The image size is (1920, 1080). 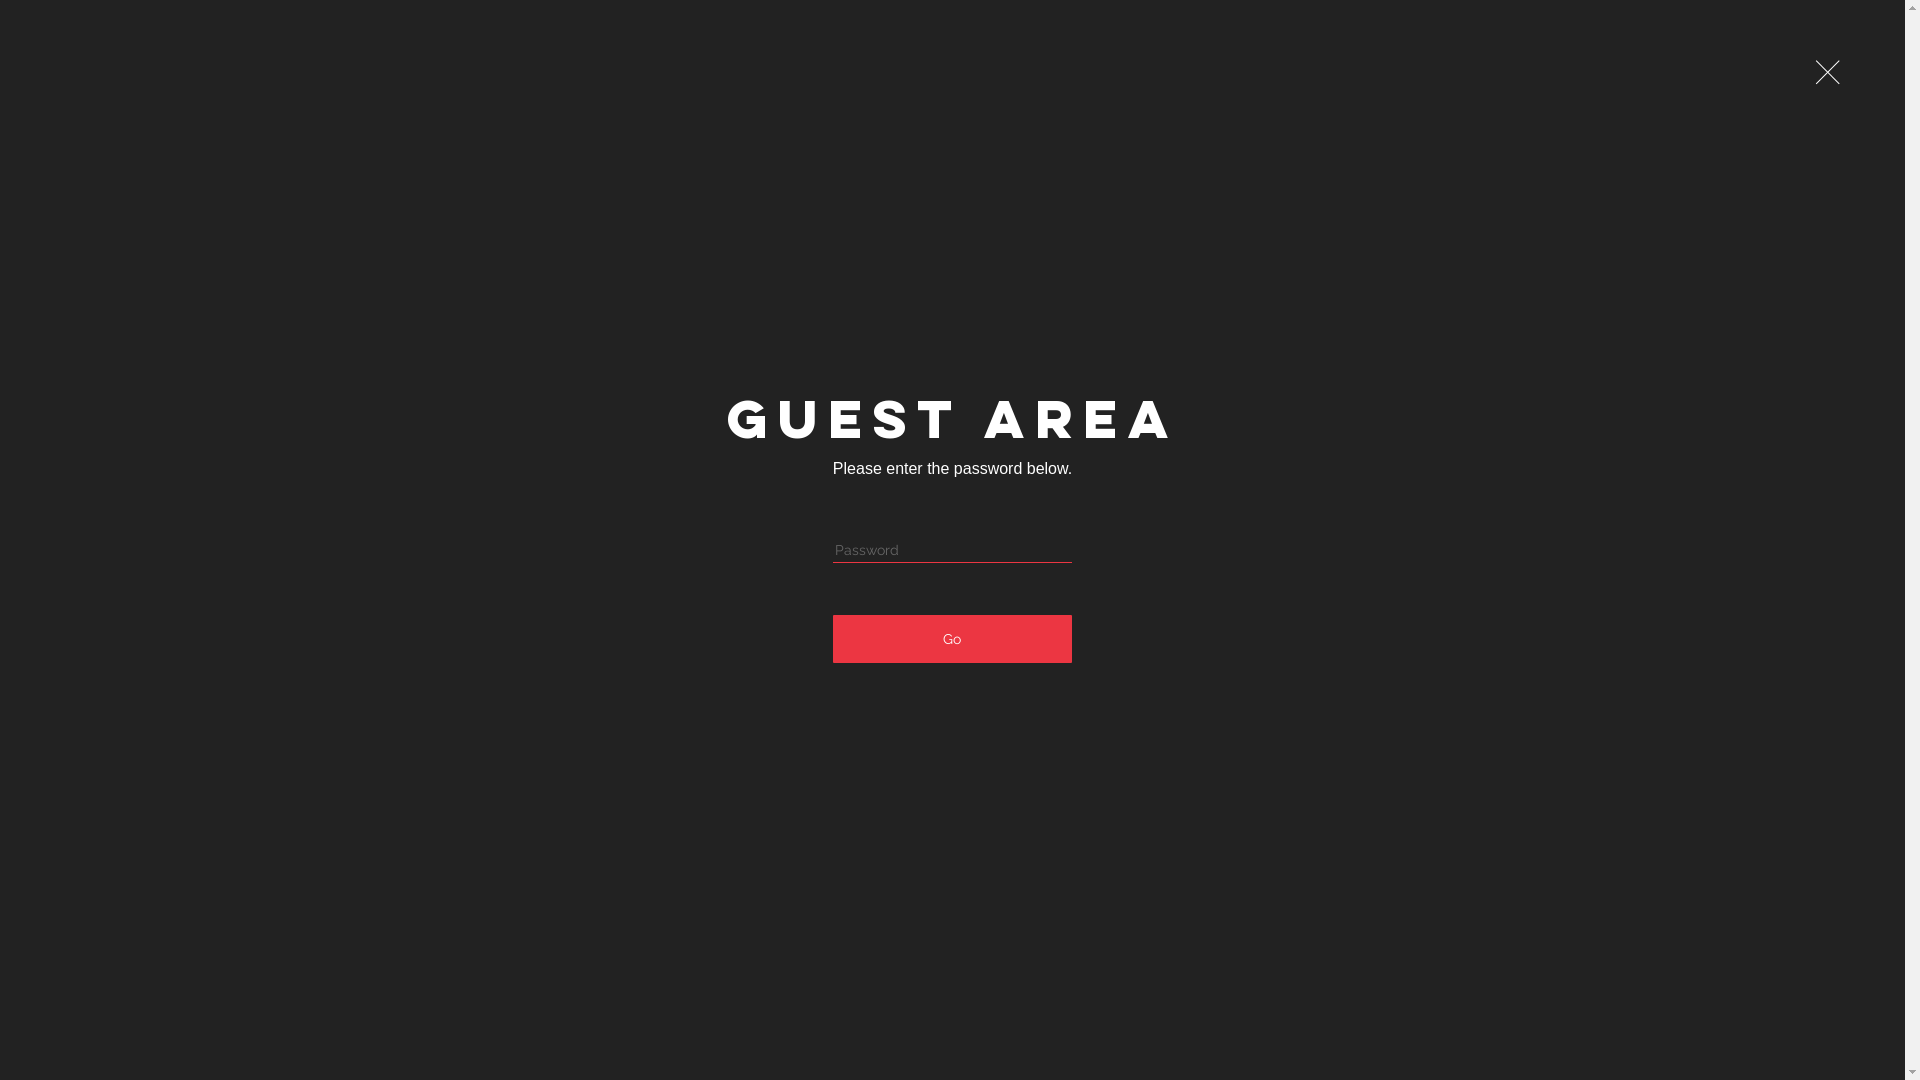 What do you see at coordinates (951, 639) in the screenshot?
I see `'Go'` at bounding box center [951, 639].